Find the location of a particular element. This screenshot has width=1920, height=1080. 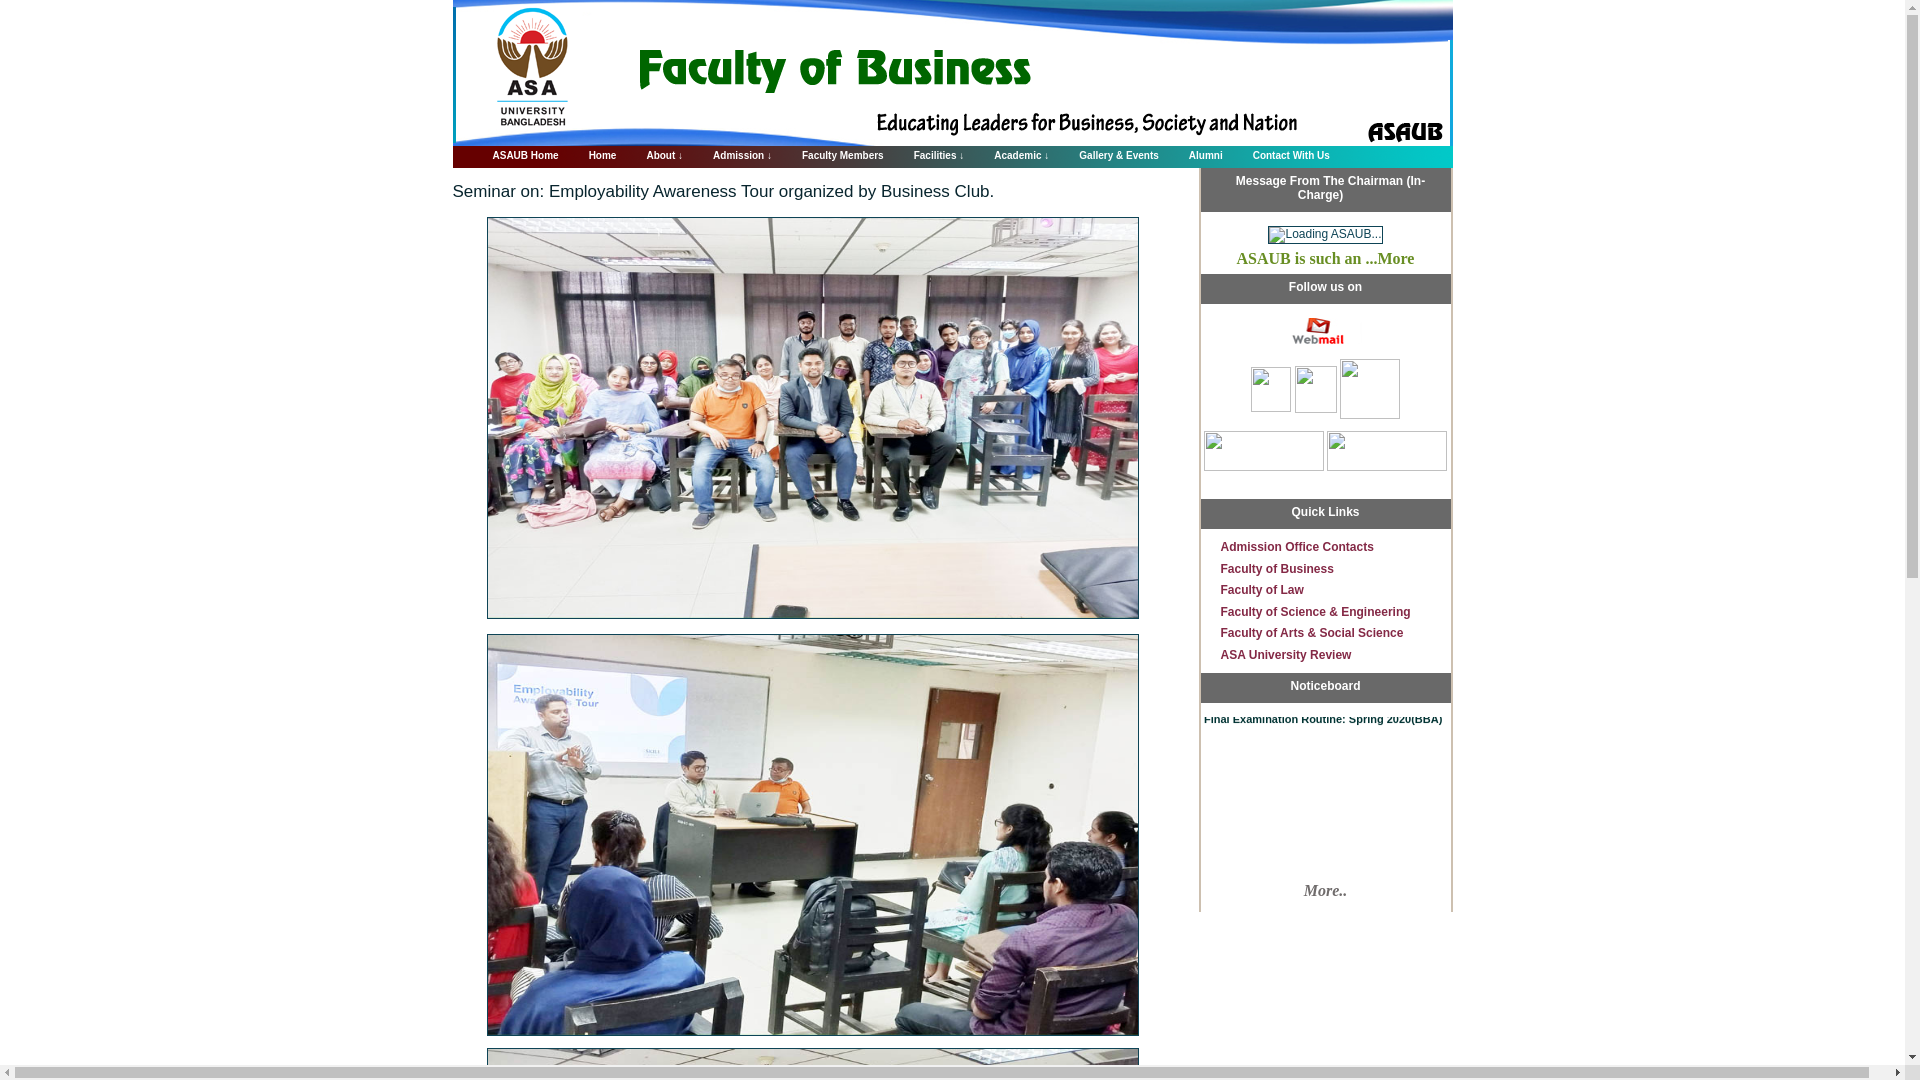

'ASAUB Home' is located at coordinates (514, 152).